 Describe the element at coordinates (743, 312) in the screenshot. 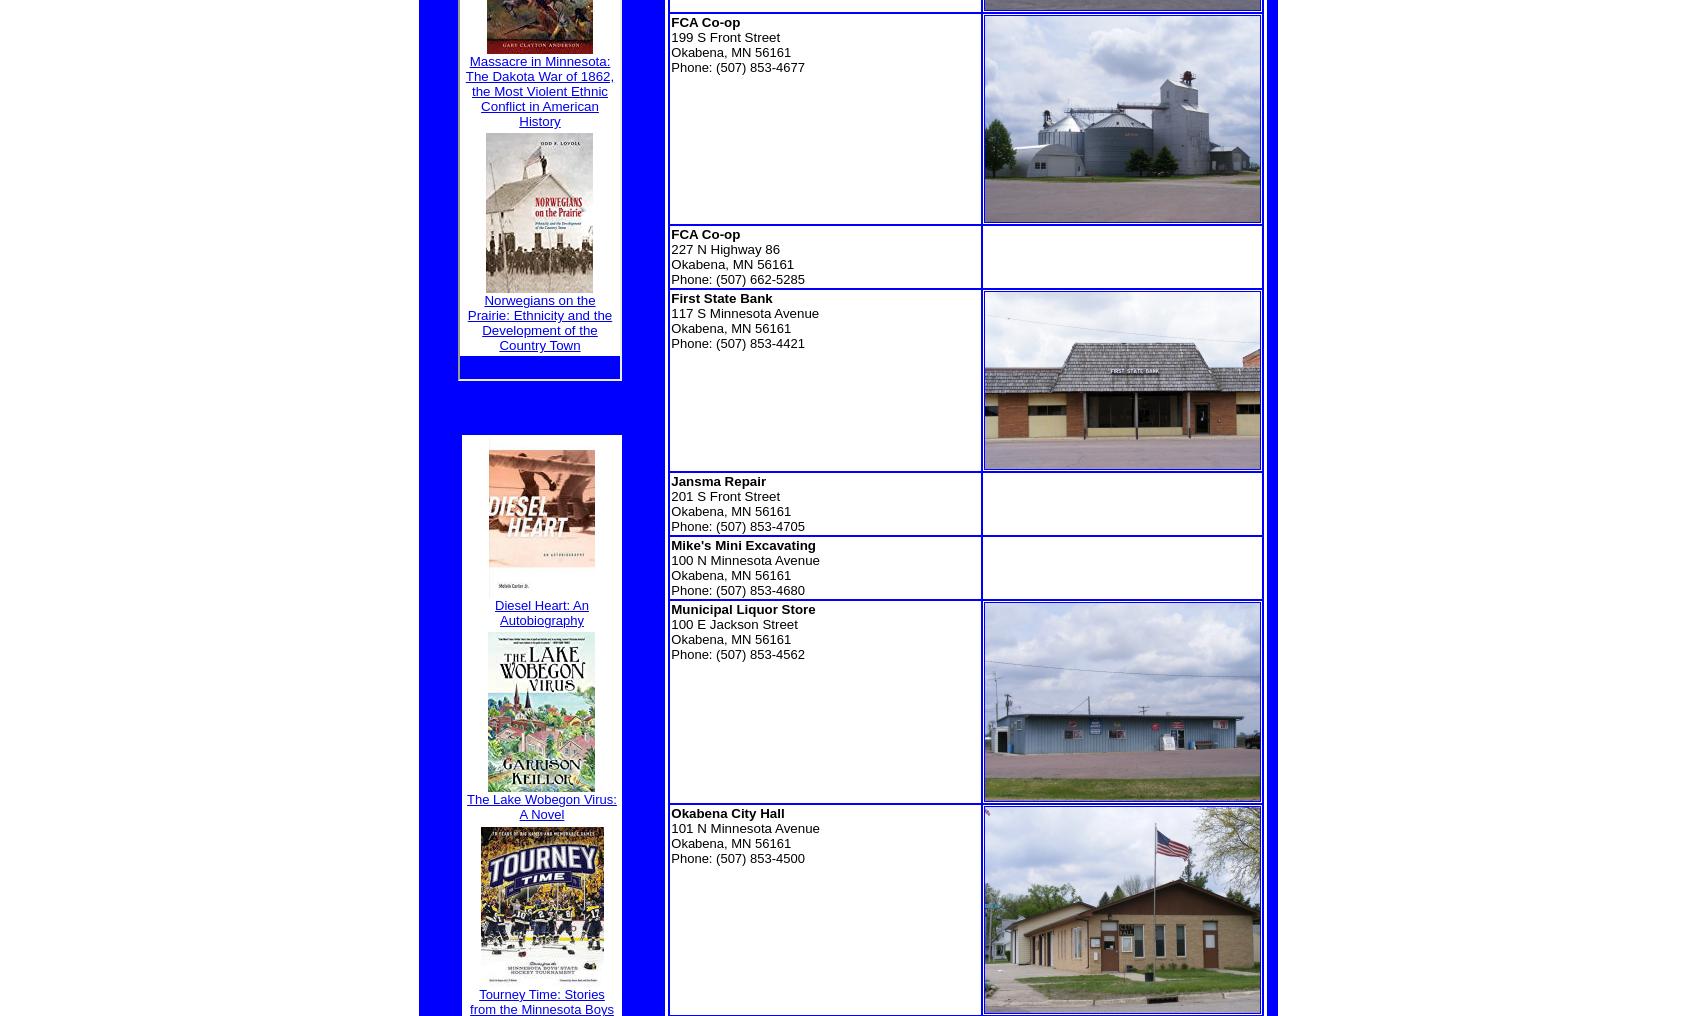

I see `'117 S Minnesota 
					Avenue'` at that location.